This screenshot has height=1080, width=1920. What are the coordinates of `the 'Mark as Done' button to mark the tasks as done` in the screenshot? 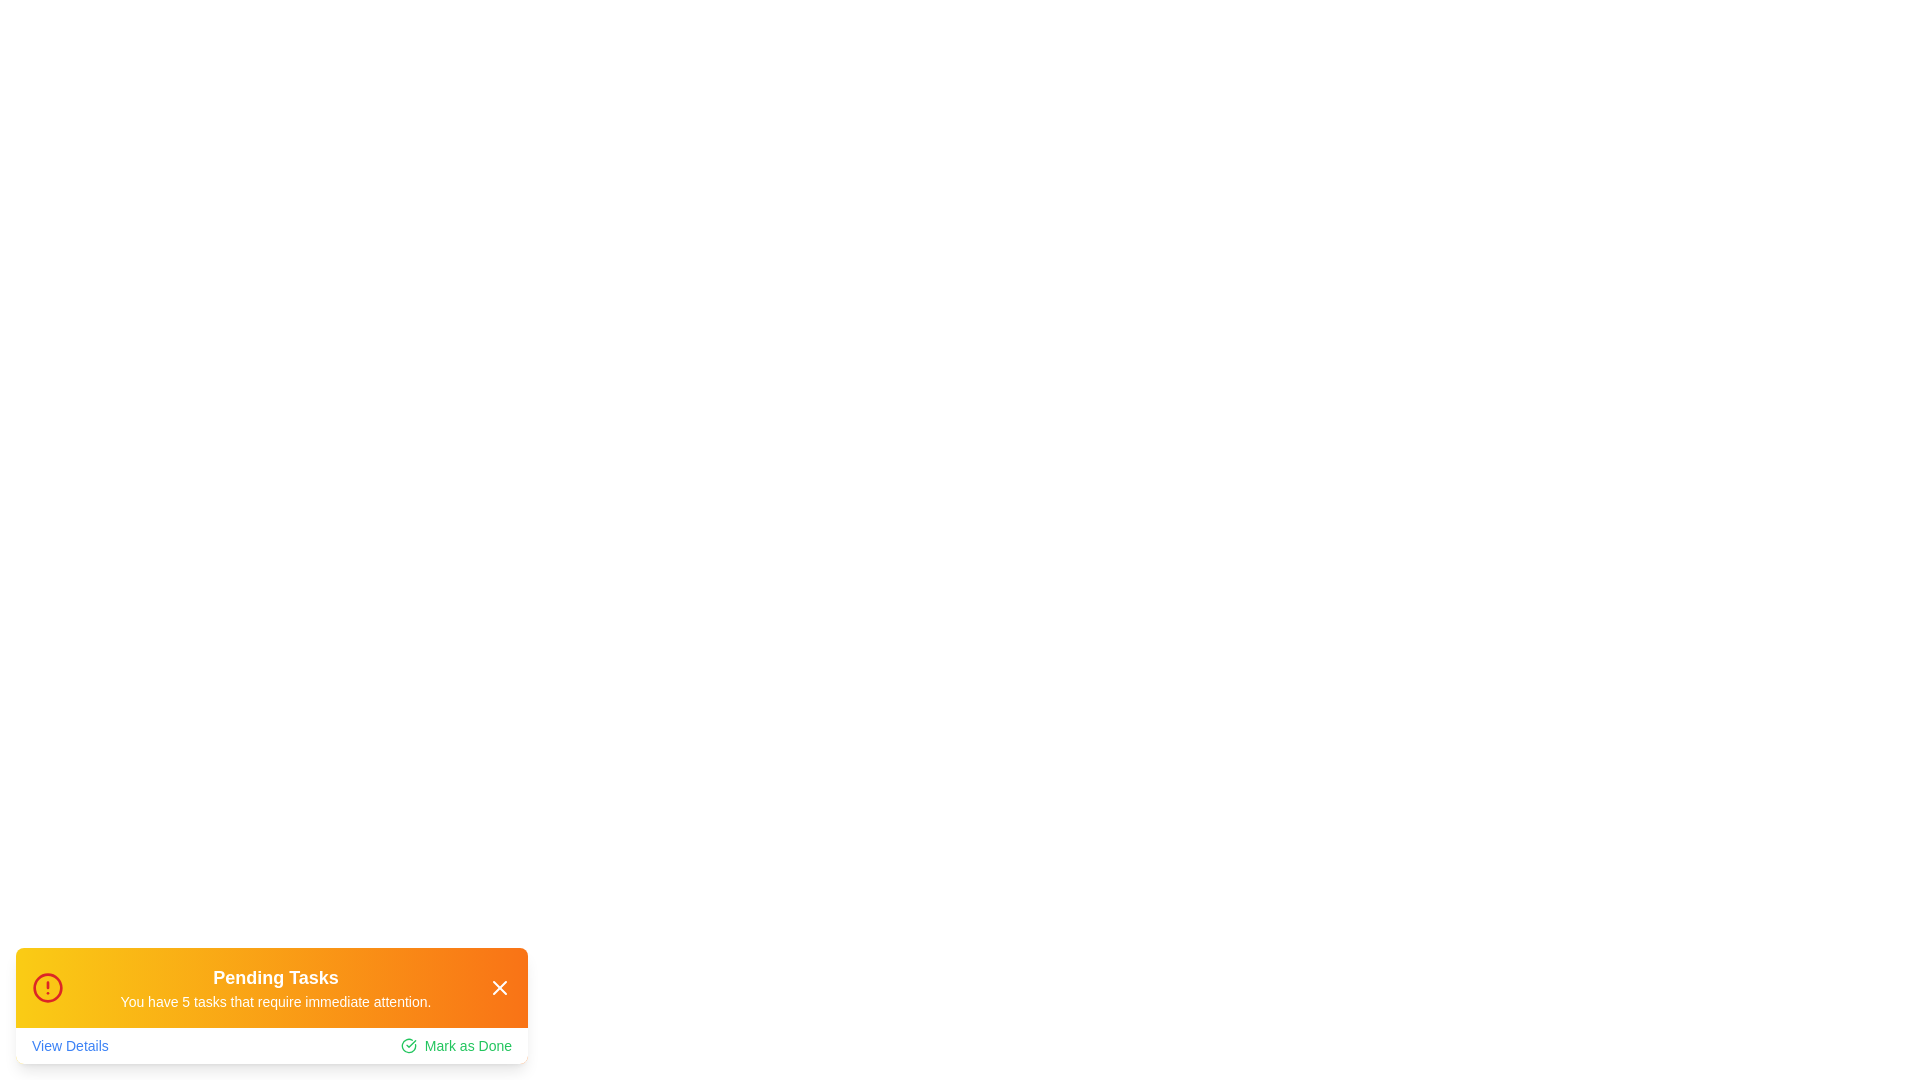 It's located at (455, 1044).